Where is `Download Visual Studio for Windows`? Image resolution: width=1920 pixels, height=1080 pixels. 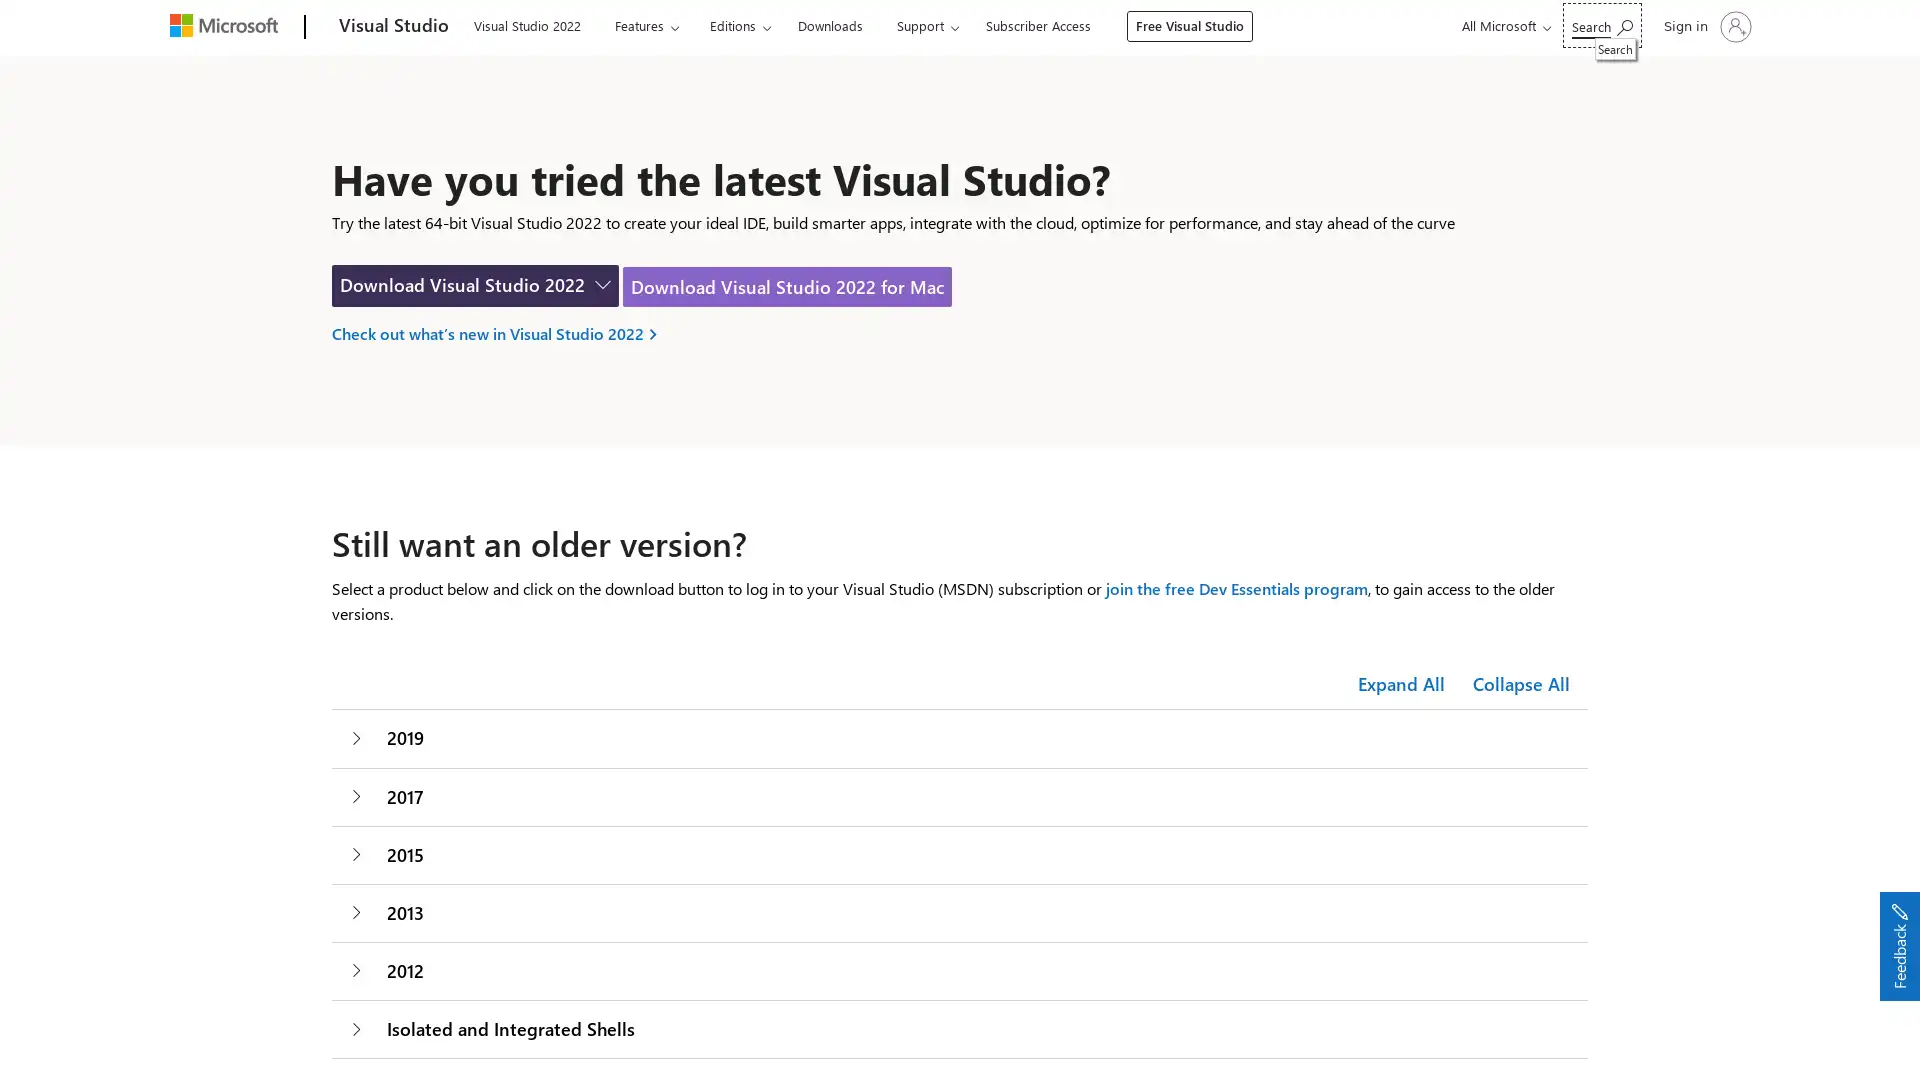
Download Visual Studio for Windows is located at coordinates (474, 285).